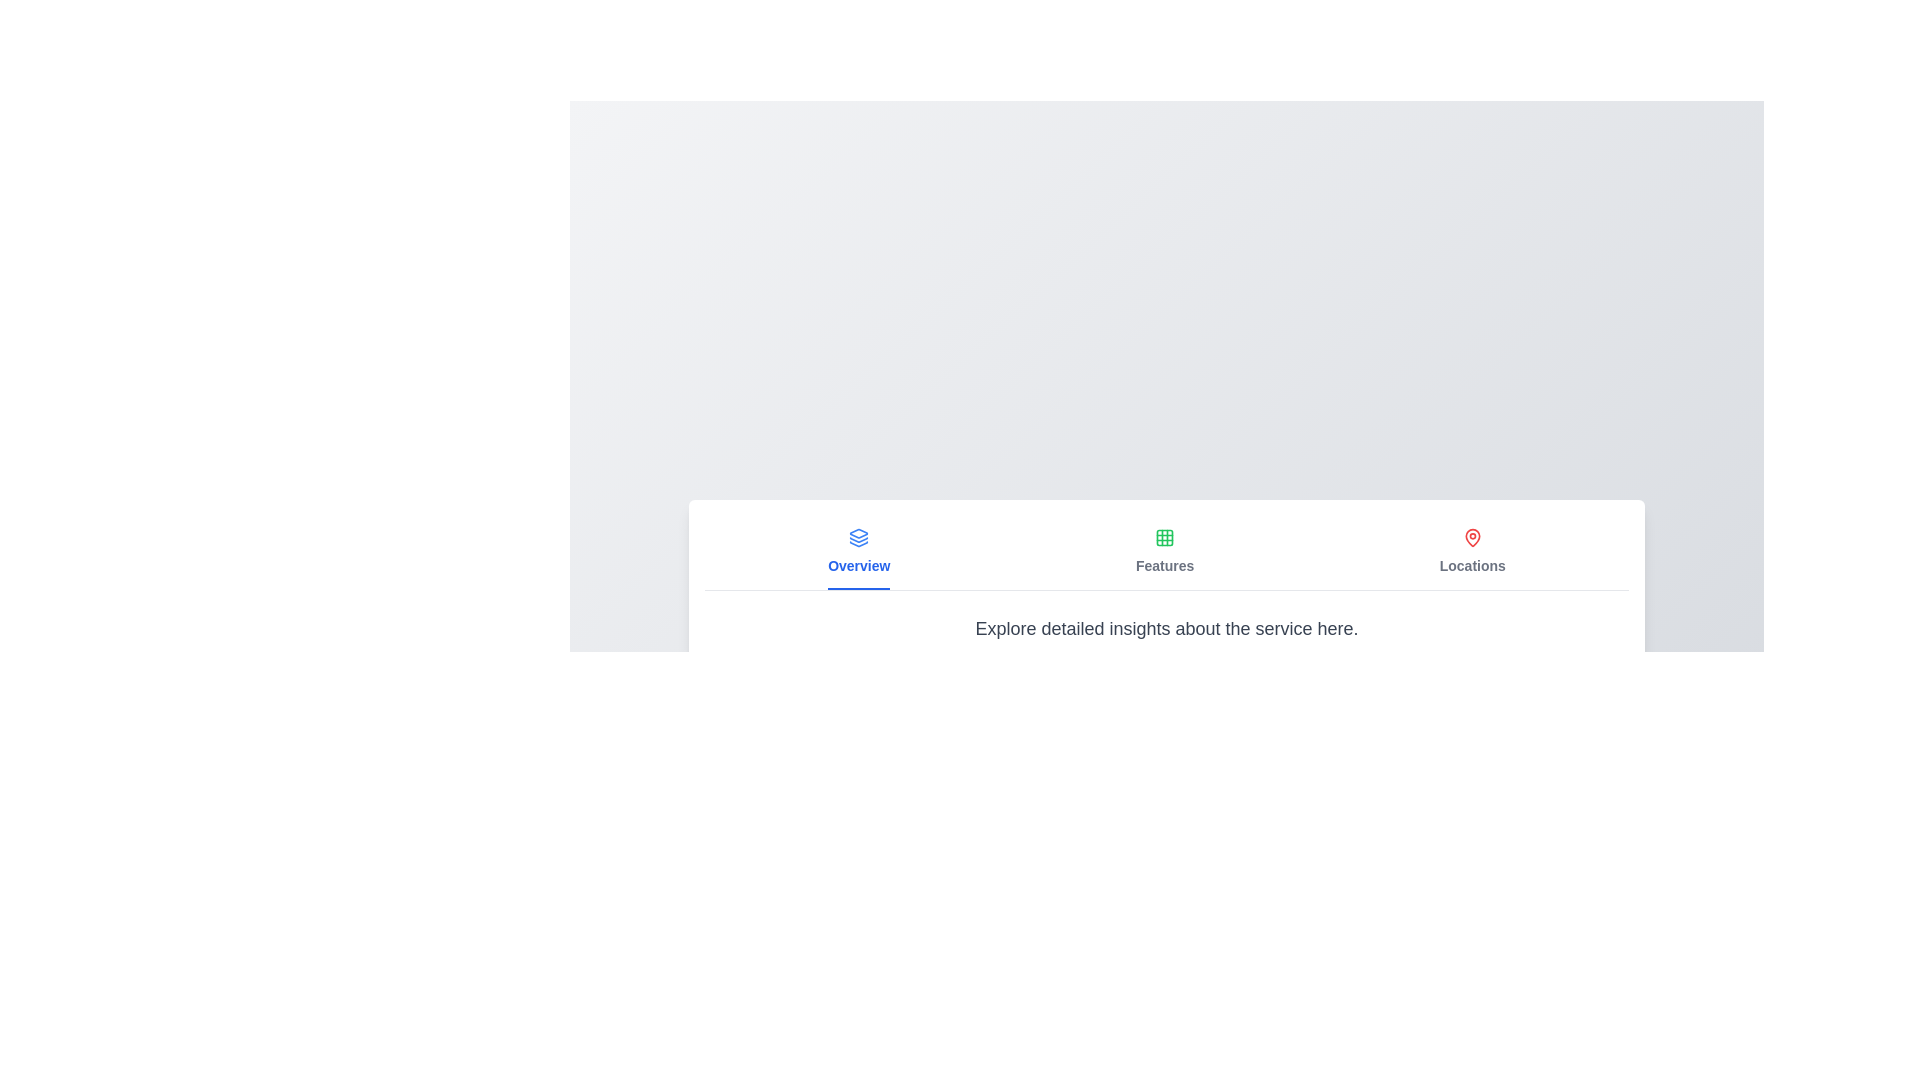  Describe the element at coordinates (1165, 551) in the screenshot. I see `the tab labeled Features to display its content` at that location.